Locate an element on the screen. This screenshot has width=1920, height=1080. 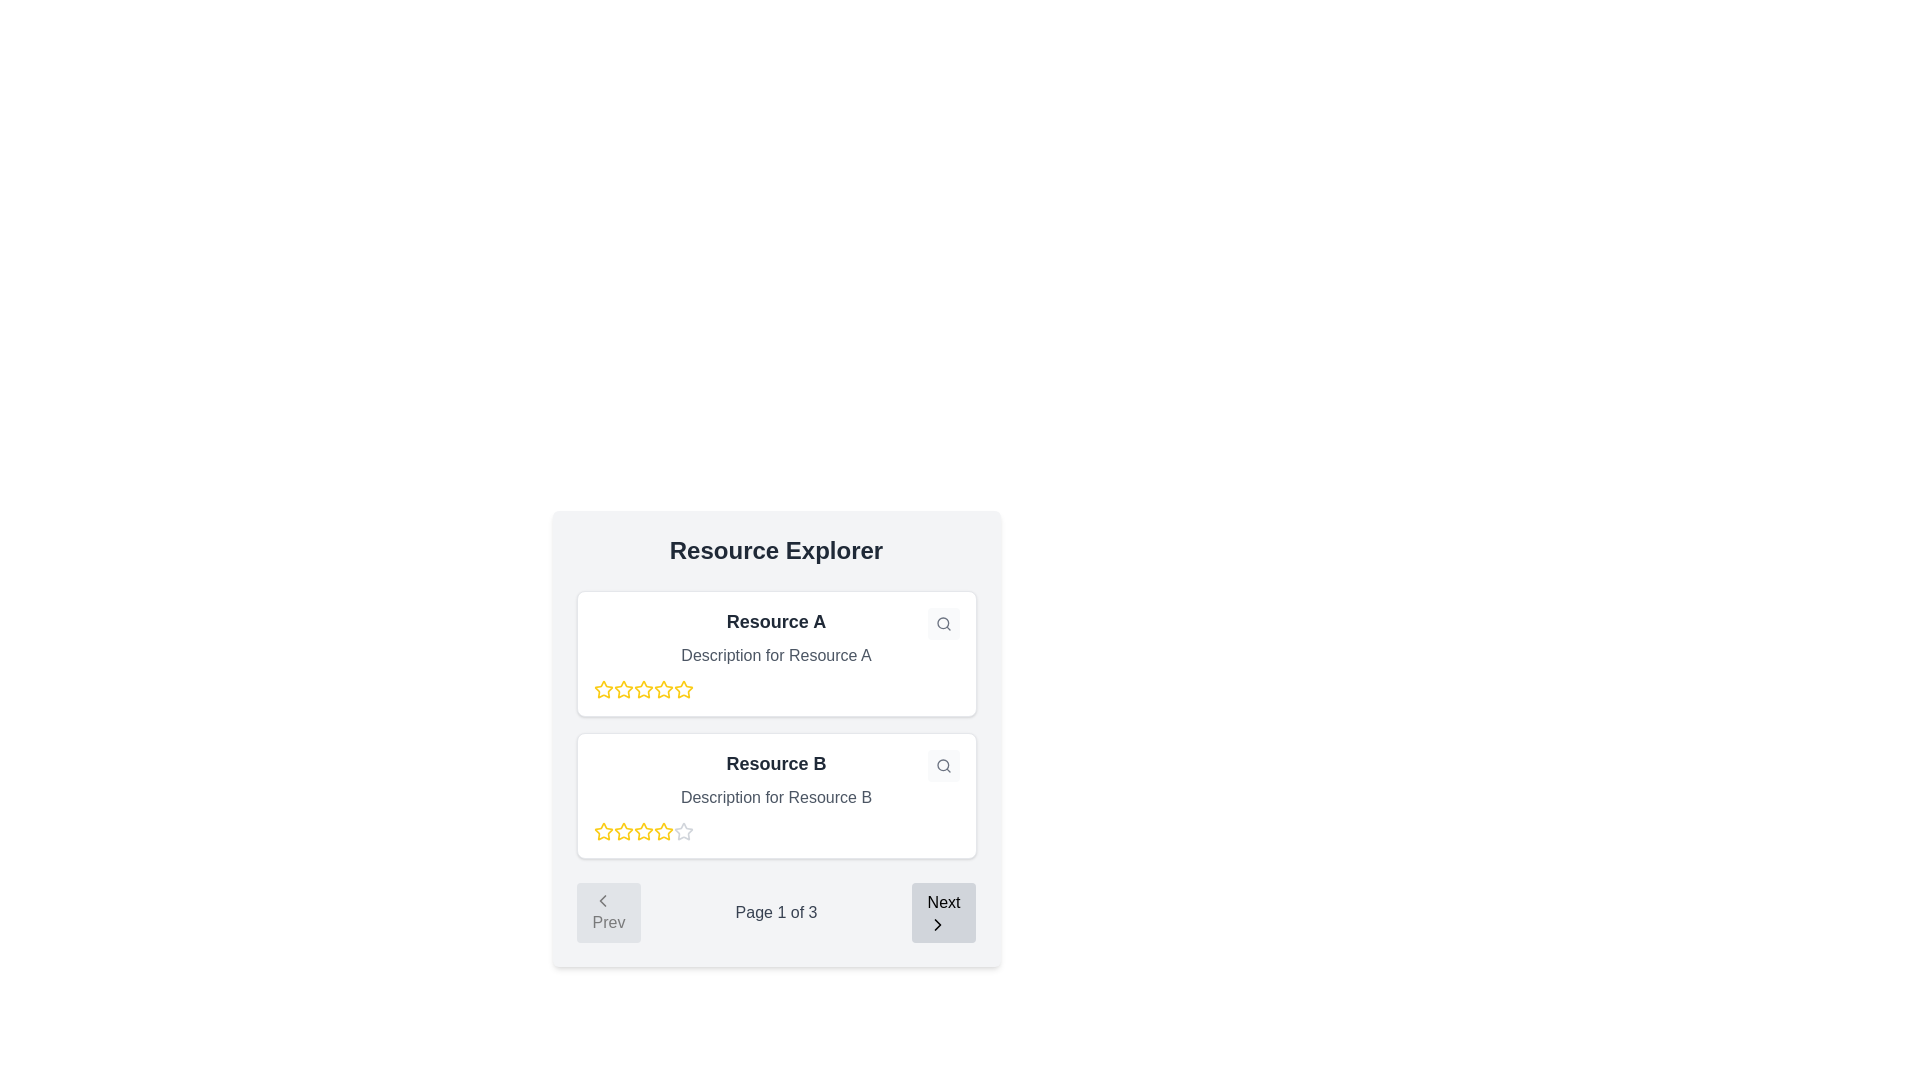
the 'Resource A' card in the 'Resource Explorer' dialog is located at coordinates (775, 739).